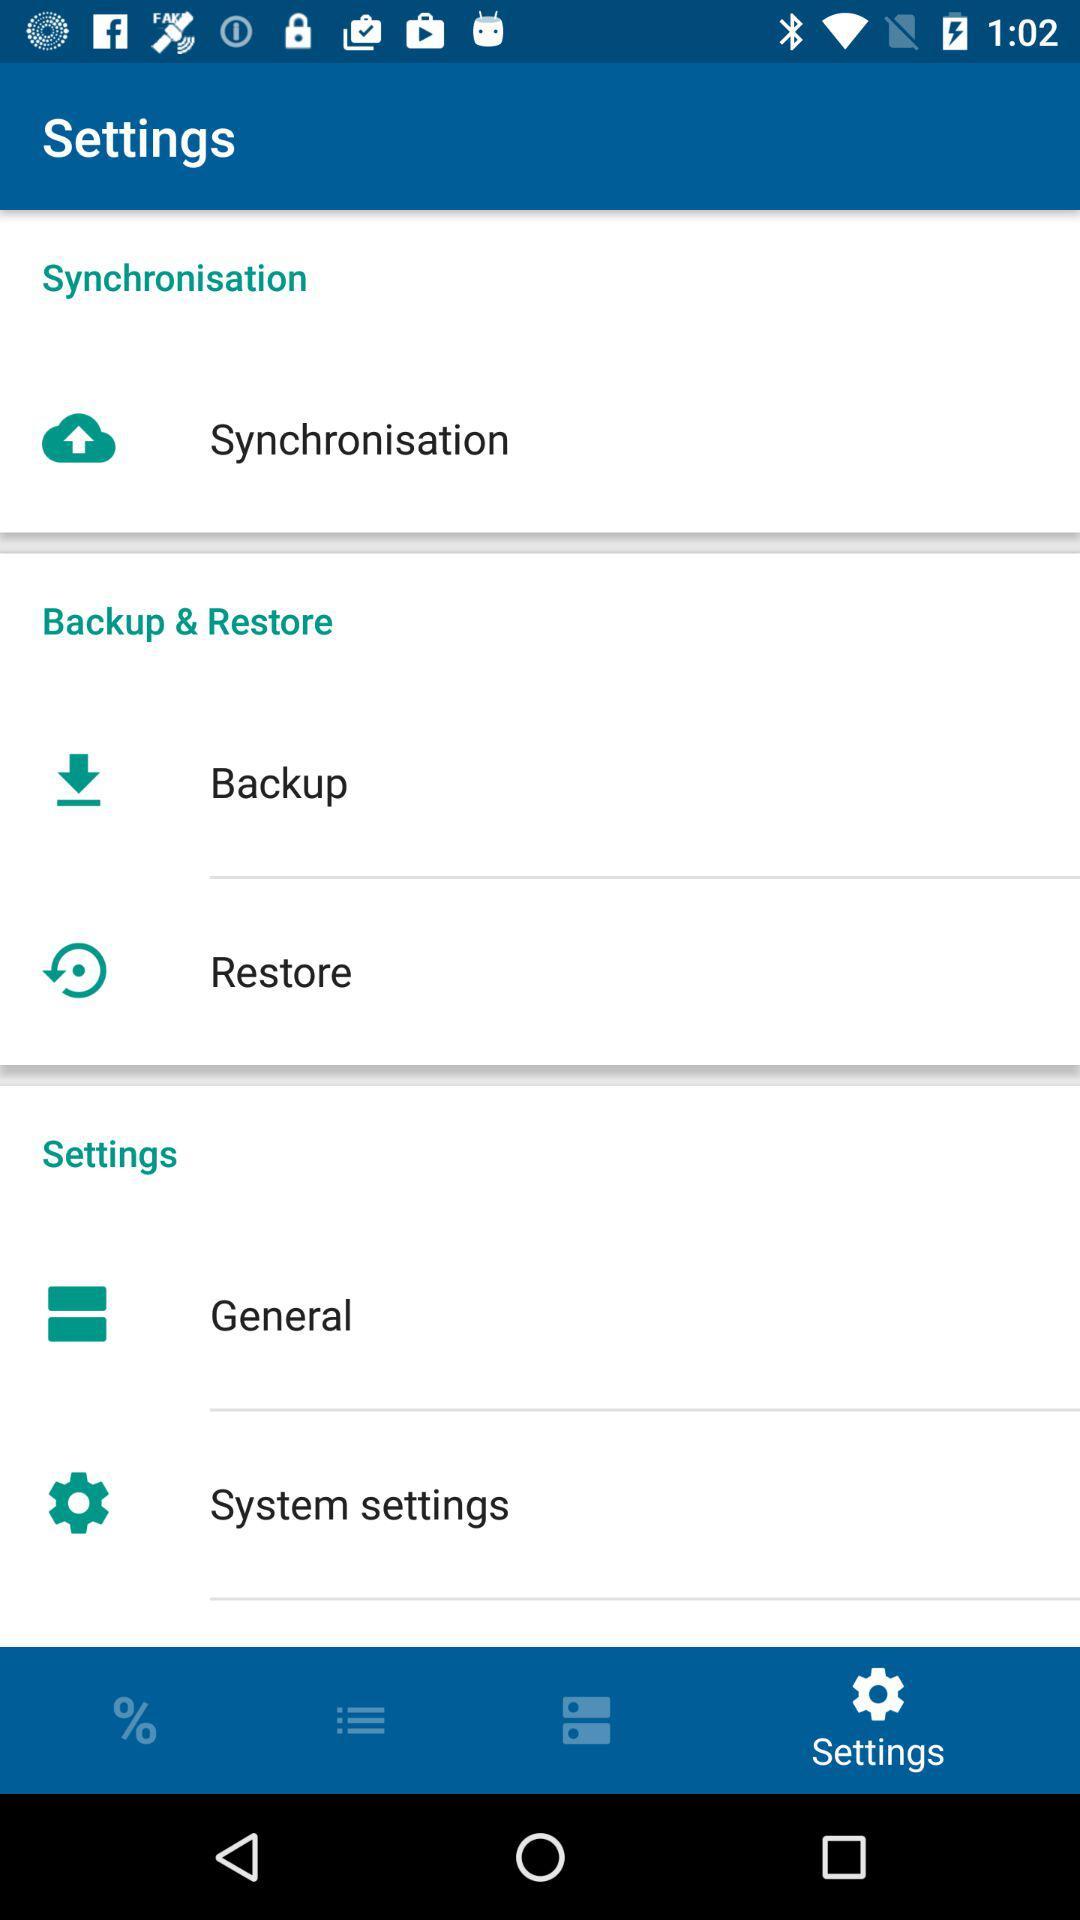 This screenshot has width=1080, height=1920. What do you see at coordinates (135, 1719) in the screenshot?
I see `the first button in the blue background which is at the bottom of the page` at bounding box center [135, 1719].